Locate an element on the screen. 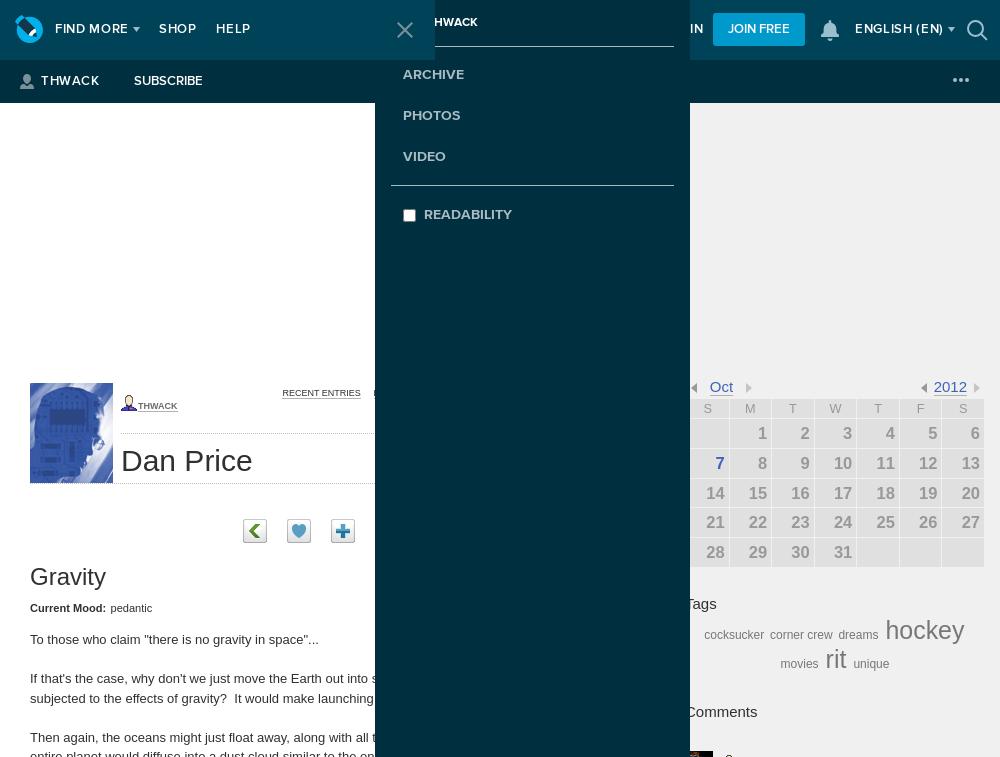 This screenshot has width=1000, height=757. '11' is located at coordinates (885, 461).